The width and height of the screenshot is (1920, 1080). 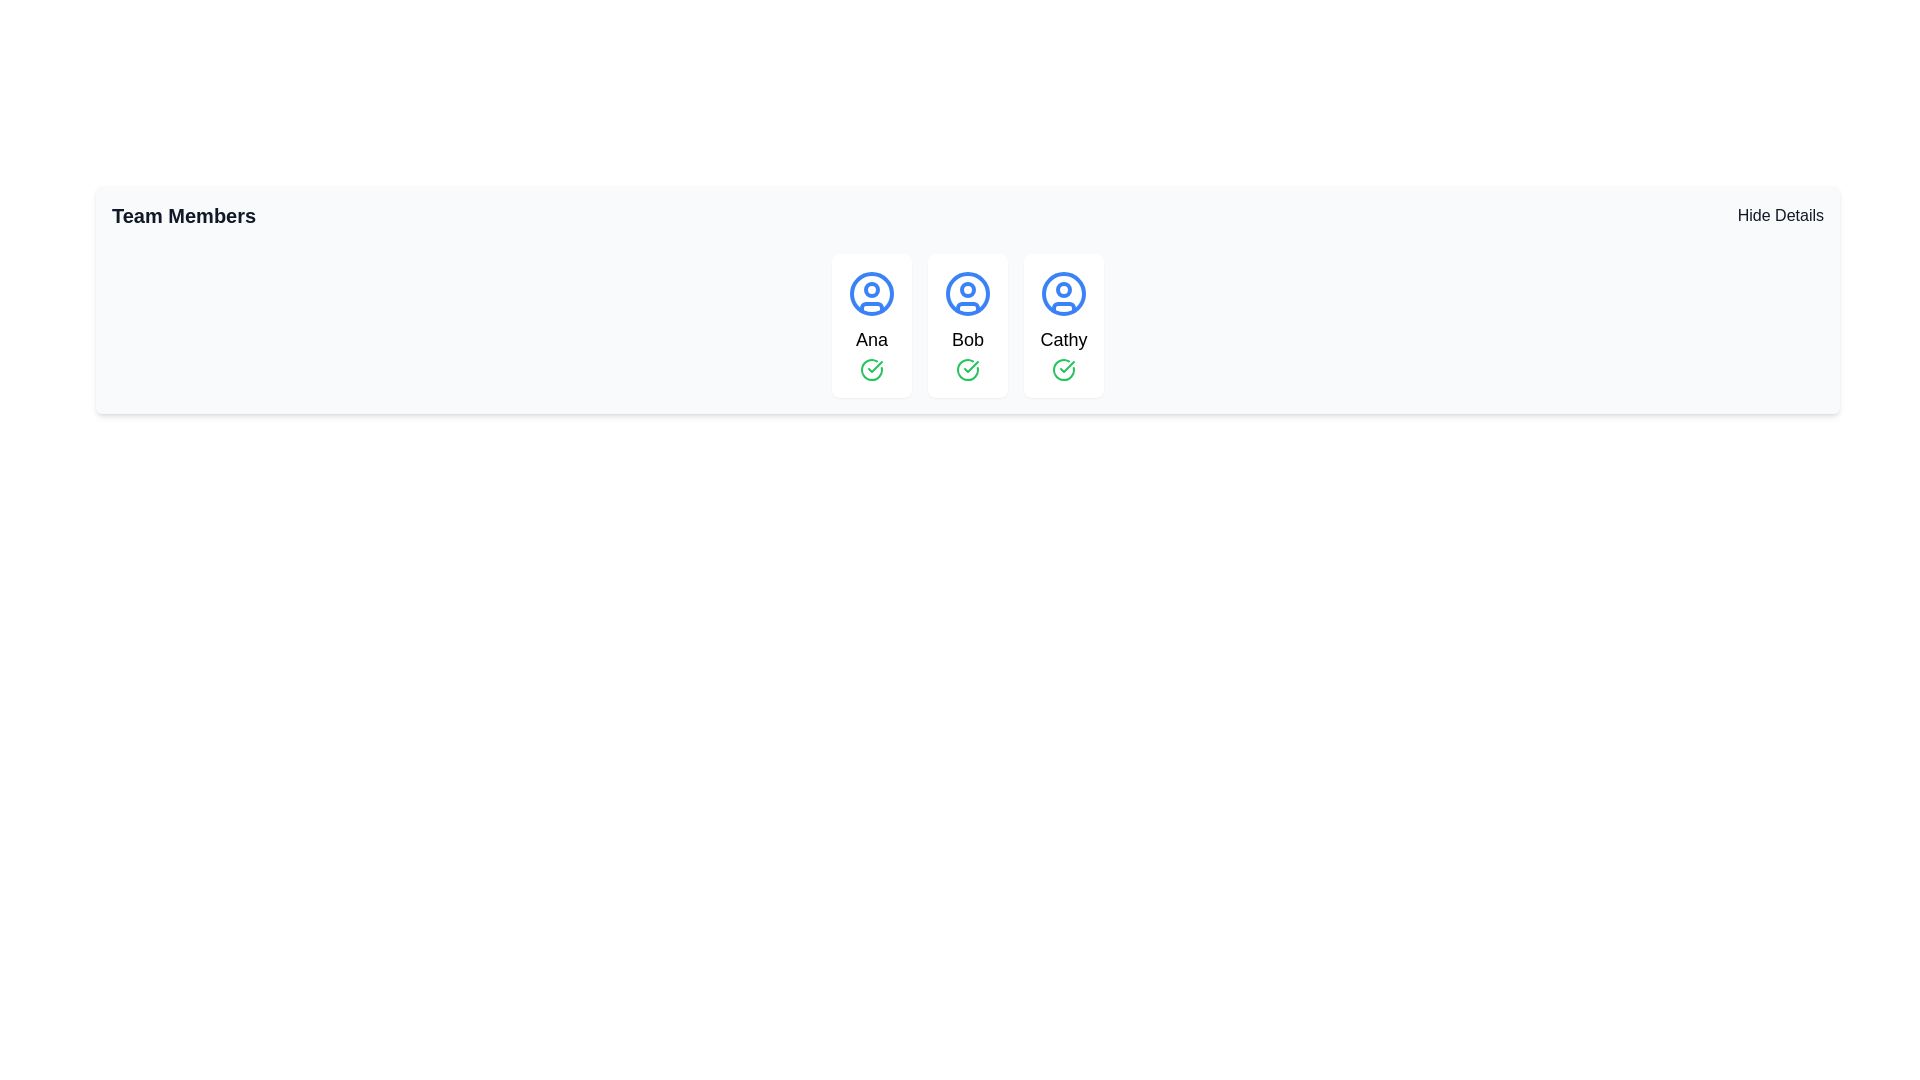 What do you see at coordinates (1063, 293) in the screenshot?
I see `the profile icon representing 'Cathy' within the square card` at bounding box center [1063, 293].